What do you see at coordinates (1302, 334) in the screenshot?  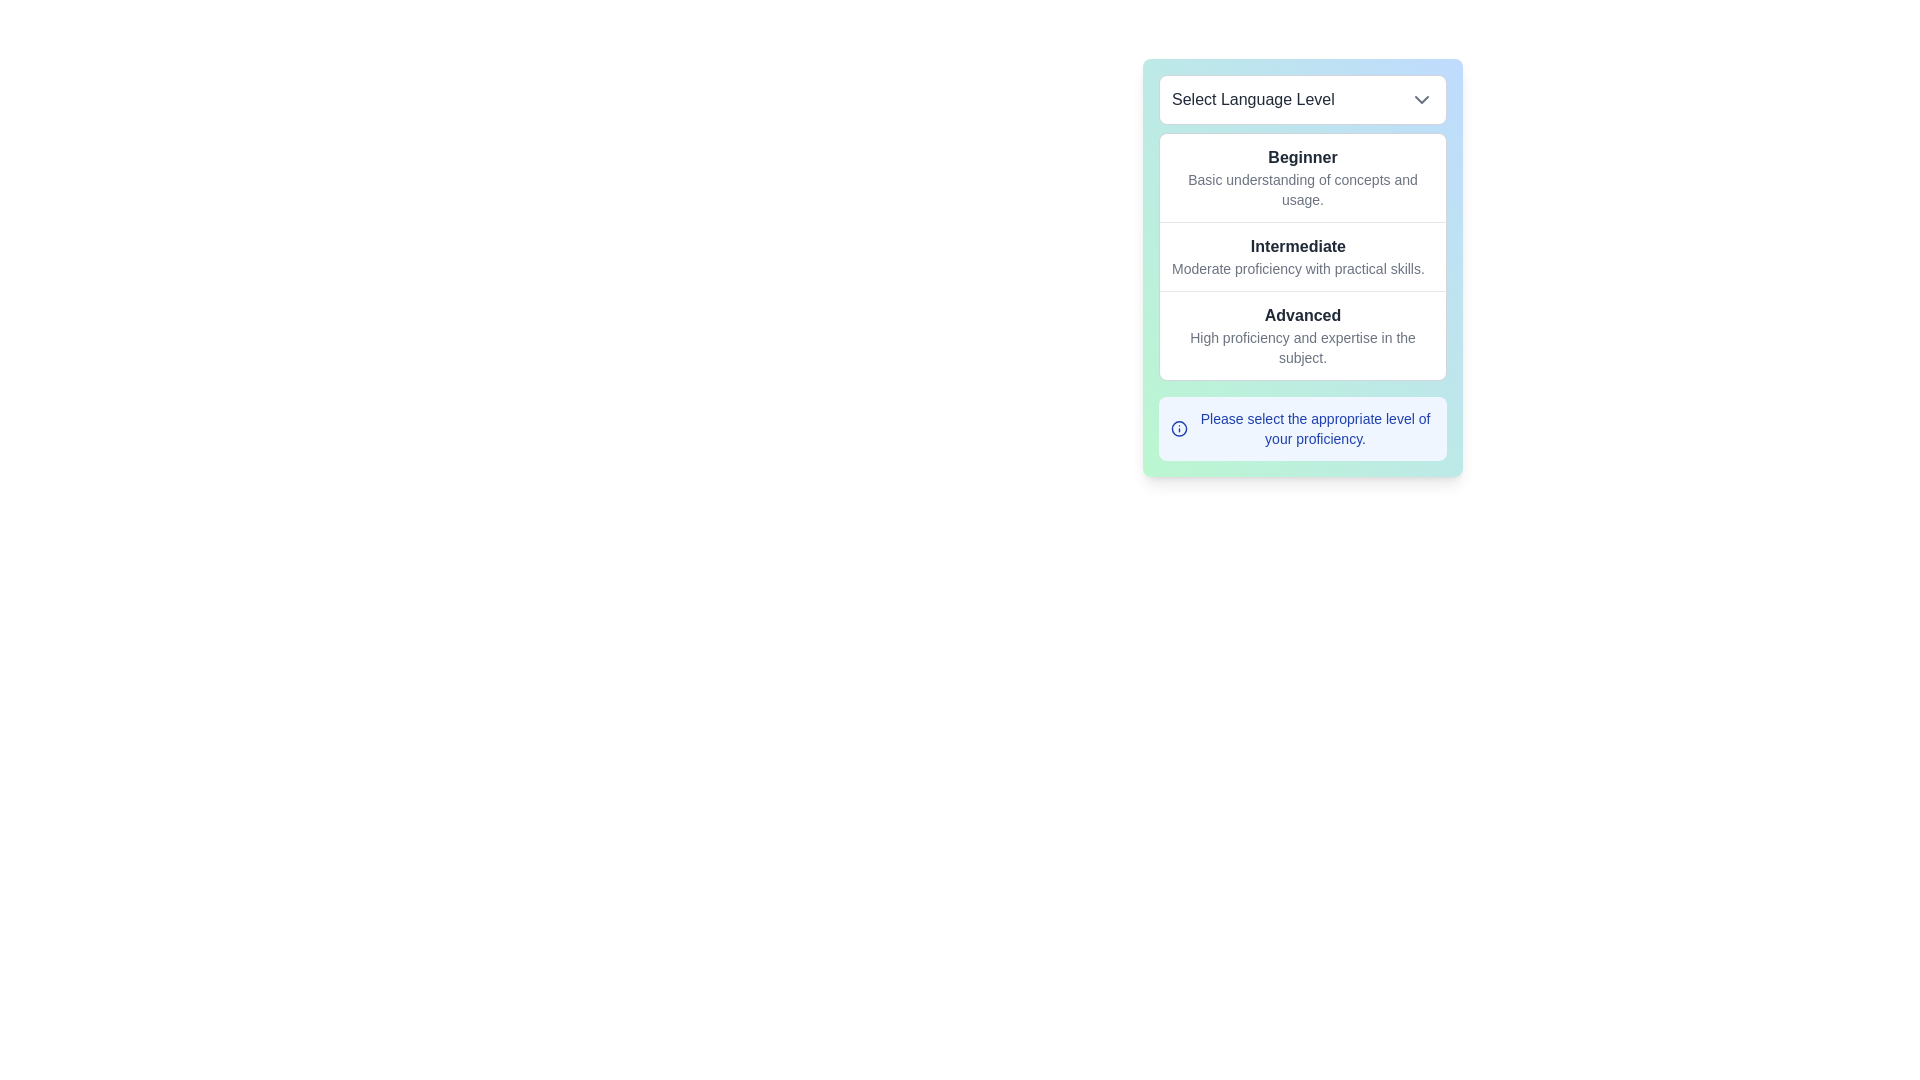 I see `to select the 'Advanced' level option, which is the third item in a vertical list, displayed in bold dark gray font, followed by a description in lighter gray` at bounding box center [1302, 334].